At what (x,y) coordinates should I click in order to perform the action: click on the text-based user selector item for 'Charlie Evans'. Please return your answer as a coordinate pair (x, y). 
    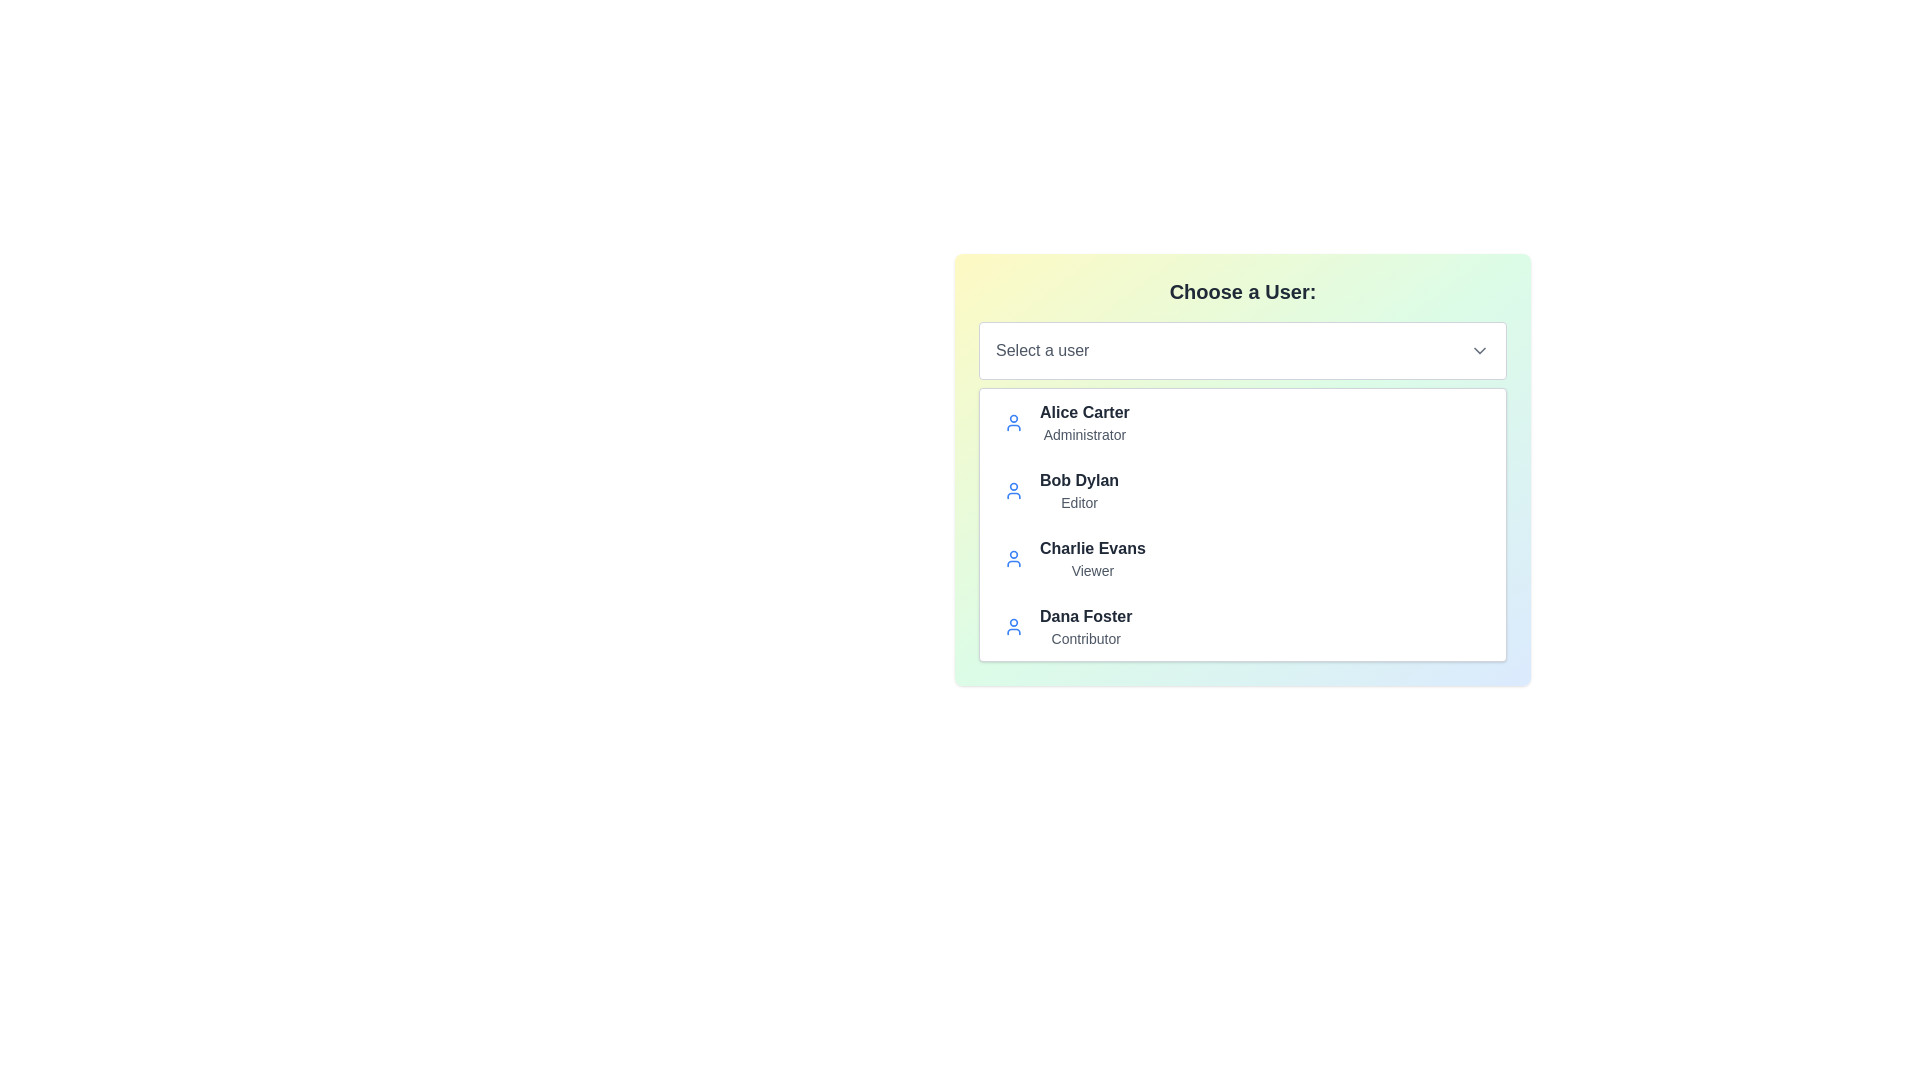
    Looking at the image, I should click on (1091, 559).